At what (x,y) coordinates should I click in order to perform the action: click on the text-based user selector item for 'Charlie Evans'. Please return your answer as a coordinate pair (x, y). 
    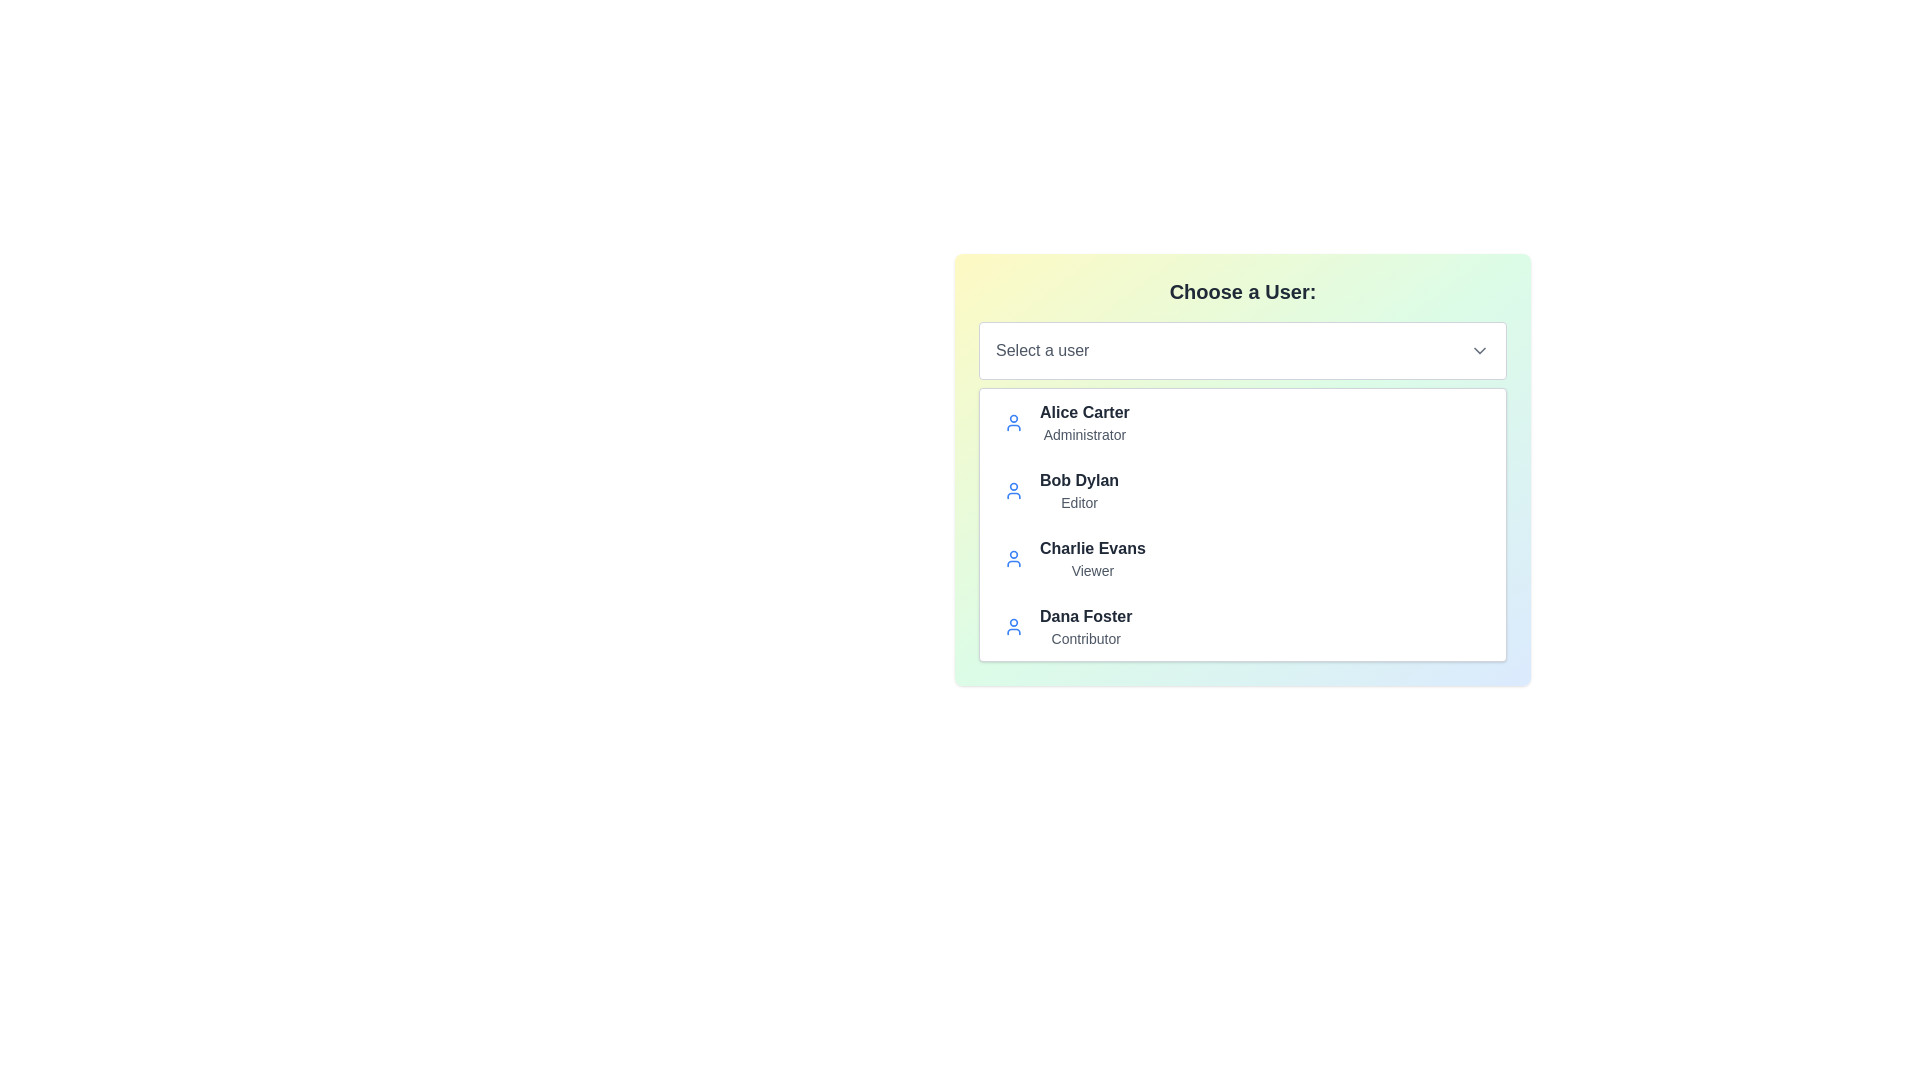
    Looking at the image, I should click on (1091, 559).